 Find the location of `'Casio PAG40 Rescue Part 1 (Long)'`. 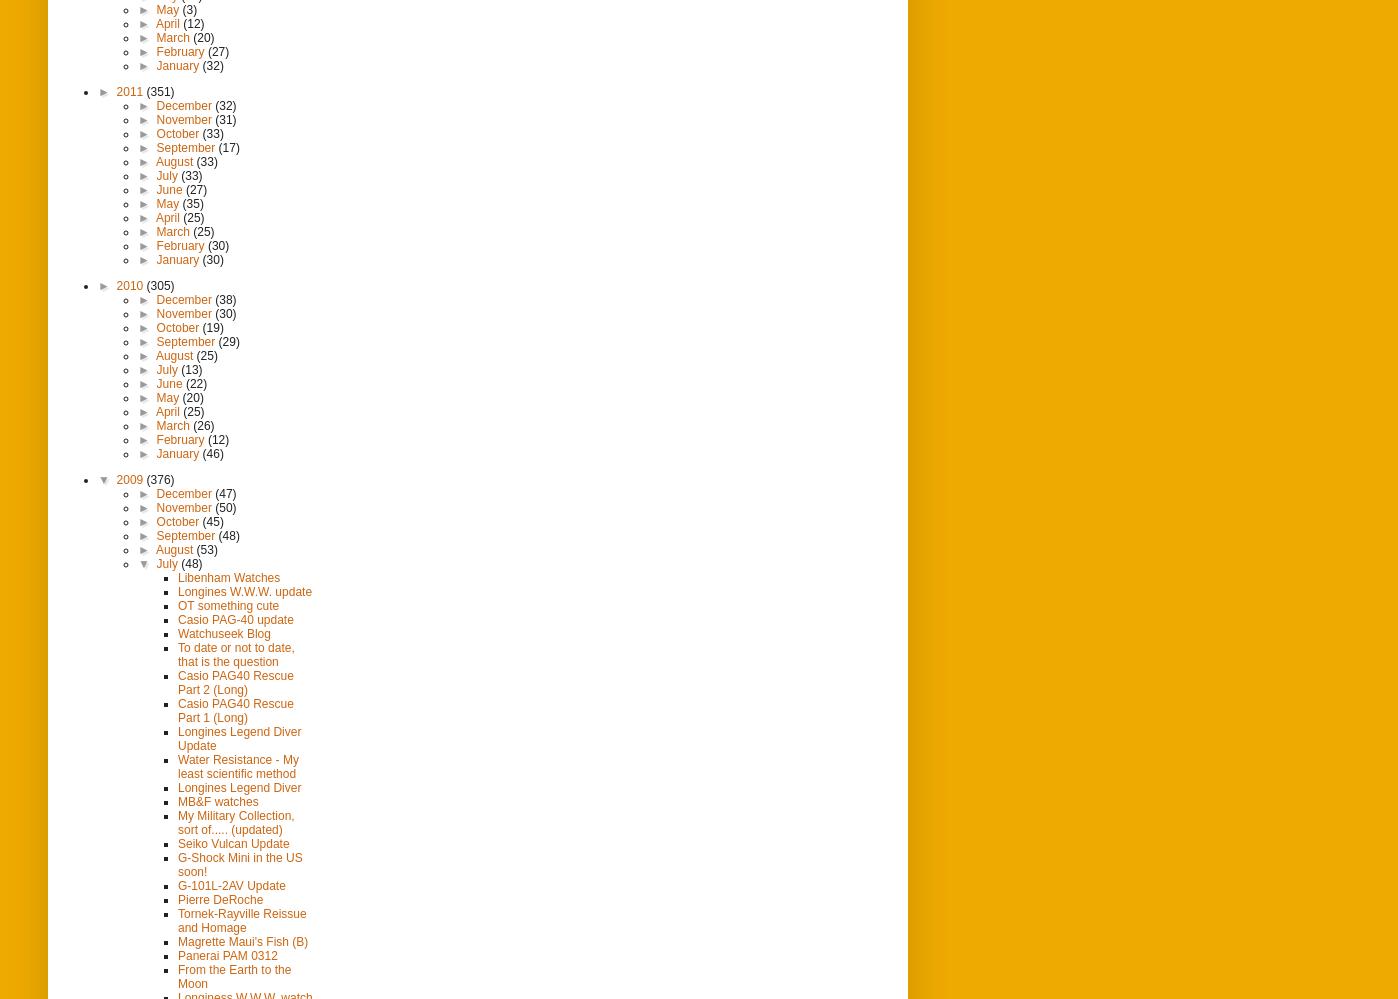

'Casio PAG40 Rescue Part 1 (Long)' is located at coordinates (177, 709).